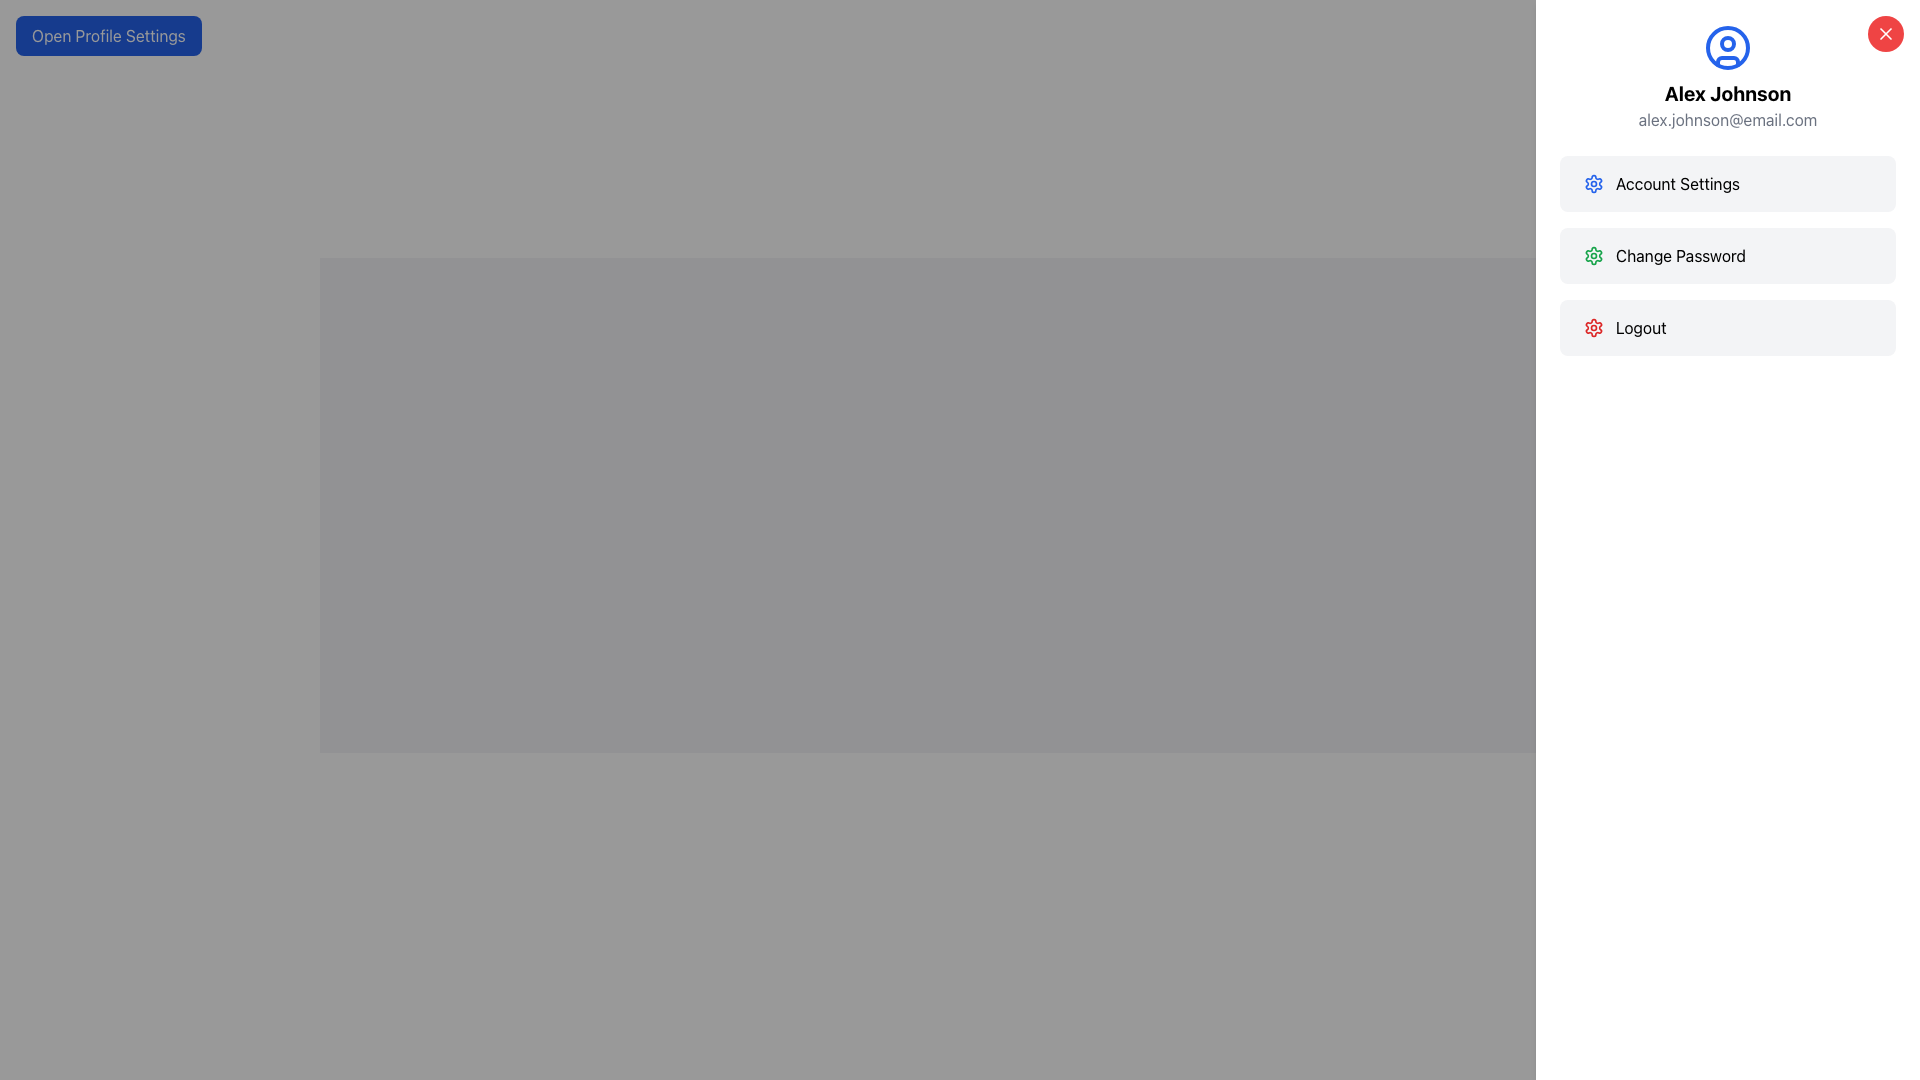  What do you see at coordinates (1592, 326) in the screenshot?
I see `the red gear-shaped icon located to the left of the 'Logout' label in the profile management section` at bounding box center [1592, 326].